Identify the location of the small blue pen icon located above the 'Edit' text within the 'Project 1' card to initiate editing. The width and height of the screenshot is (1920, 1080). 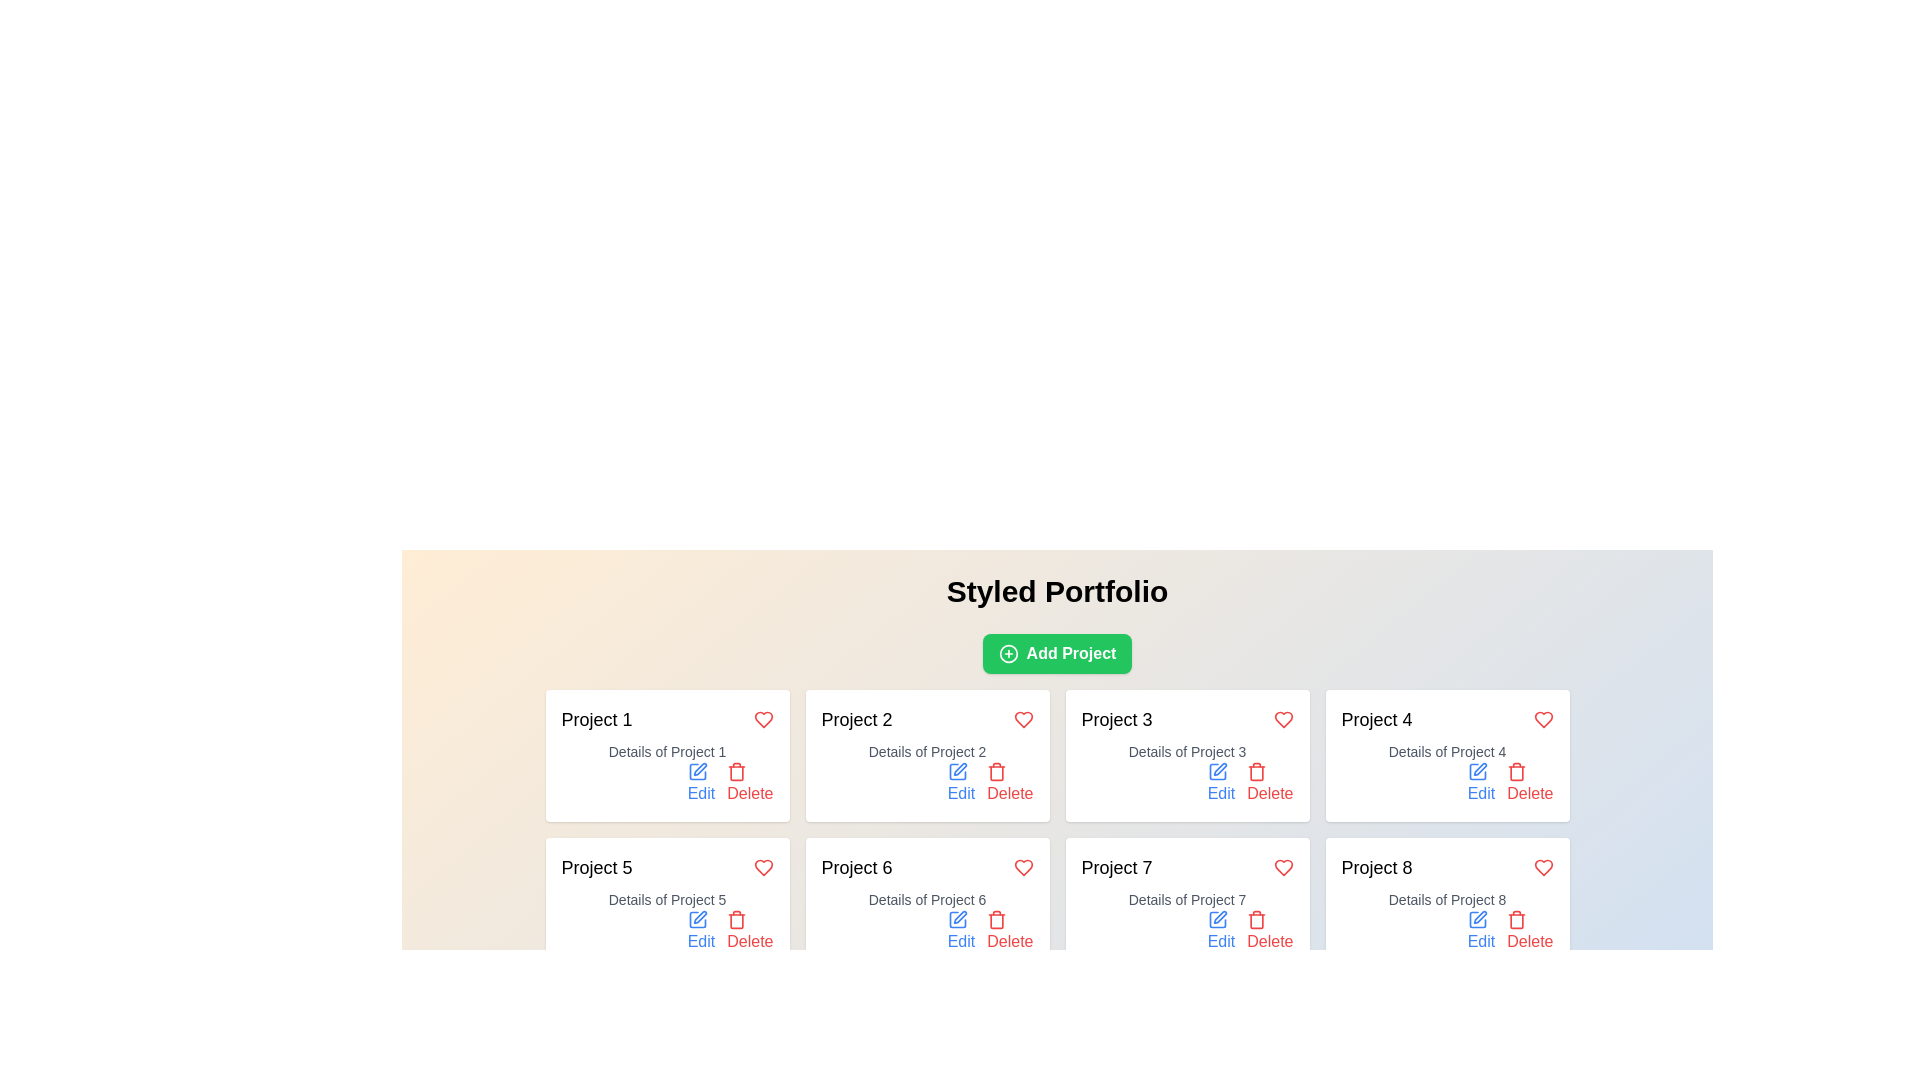
(697, 770).